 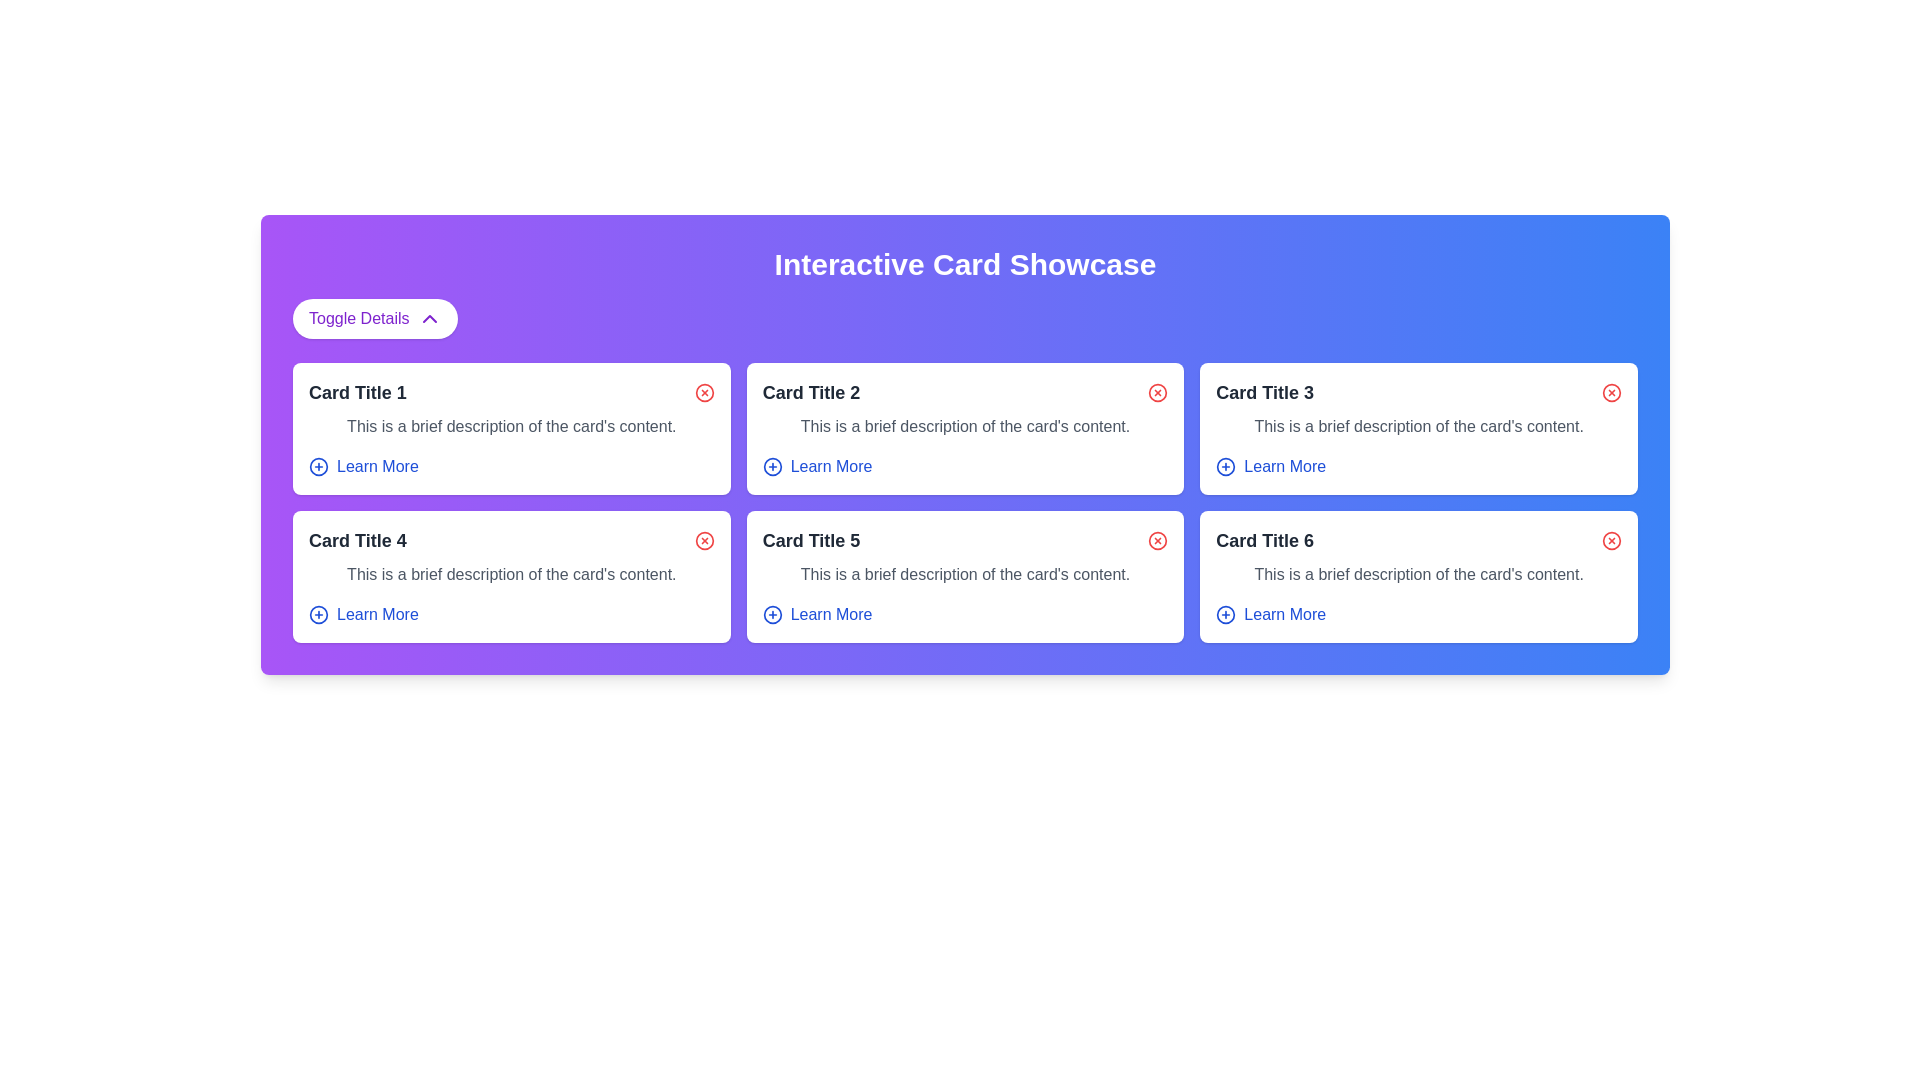 What do you see at coordinates (317, 466) in the screenshot?
I see `the circular icon with a blue outline and a plus sign in the center, which is part of the 'Learn More' link in 'Card Title 1'` at bounding box center [317, 466].